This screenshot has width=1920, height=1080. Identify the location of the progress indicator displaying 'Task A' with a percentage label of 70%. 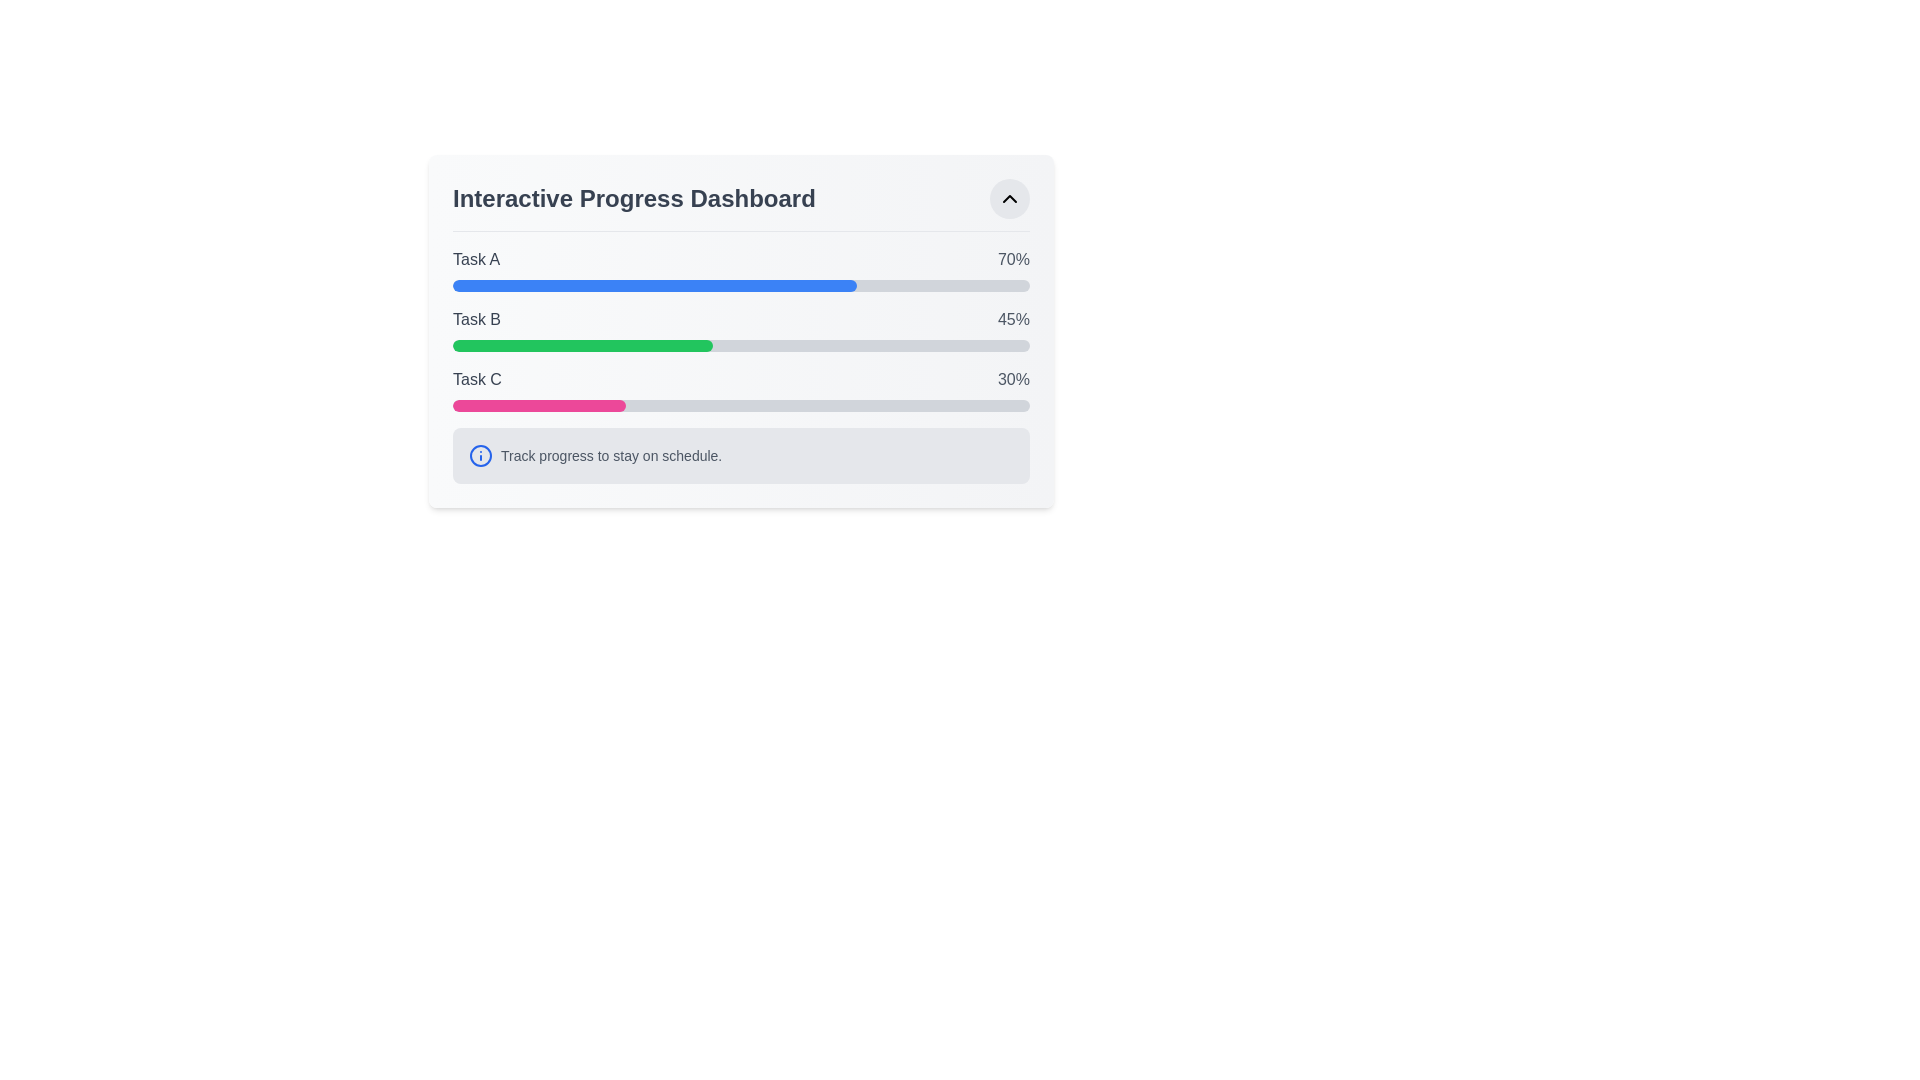
(740, 270).